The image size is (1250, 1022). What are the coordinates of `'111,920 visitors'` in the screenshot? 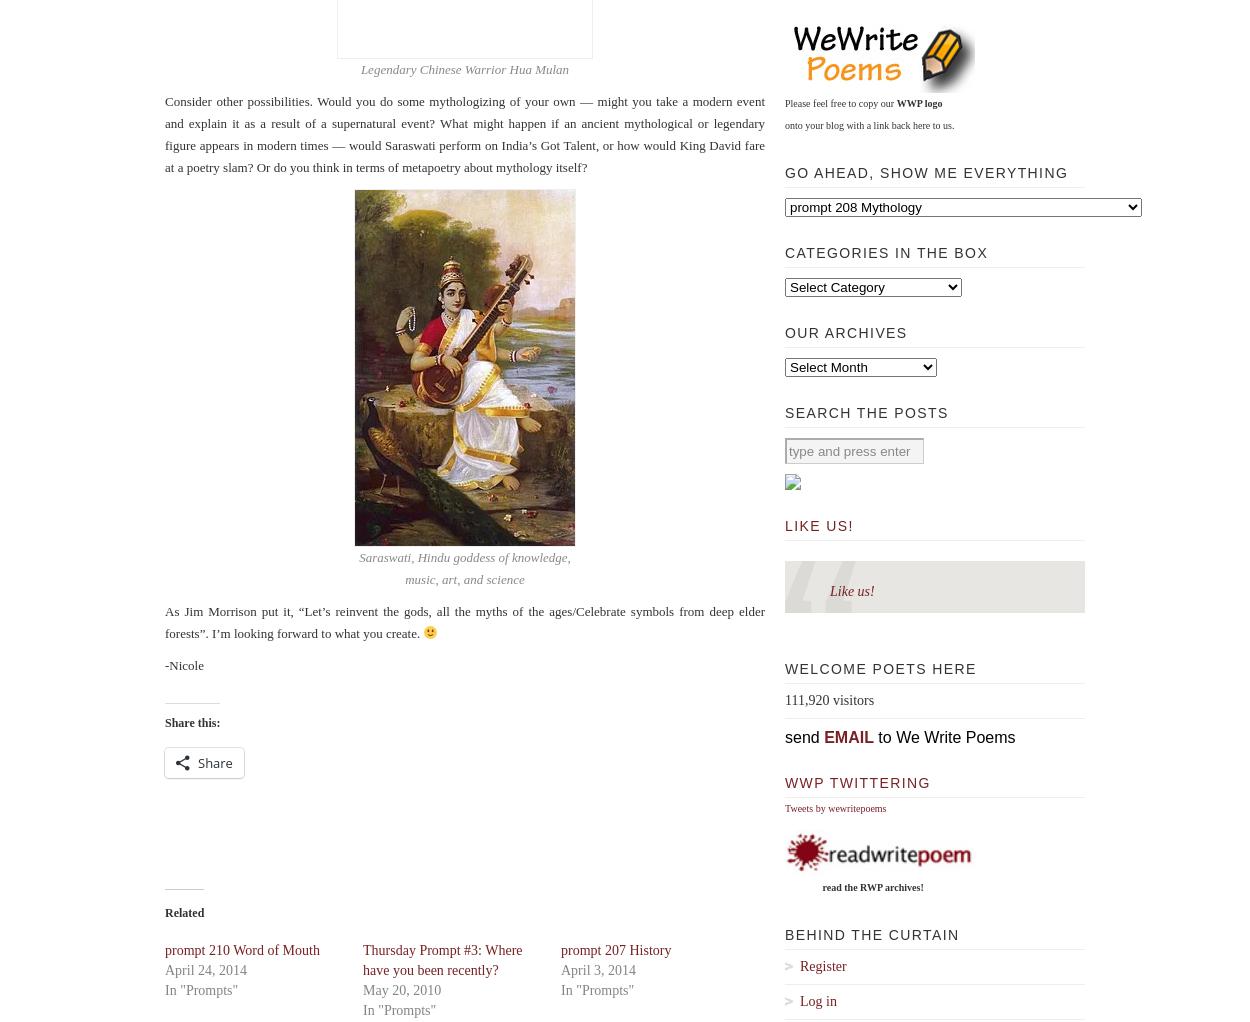 It's located at (828, 700).